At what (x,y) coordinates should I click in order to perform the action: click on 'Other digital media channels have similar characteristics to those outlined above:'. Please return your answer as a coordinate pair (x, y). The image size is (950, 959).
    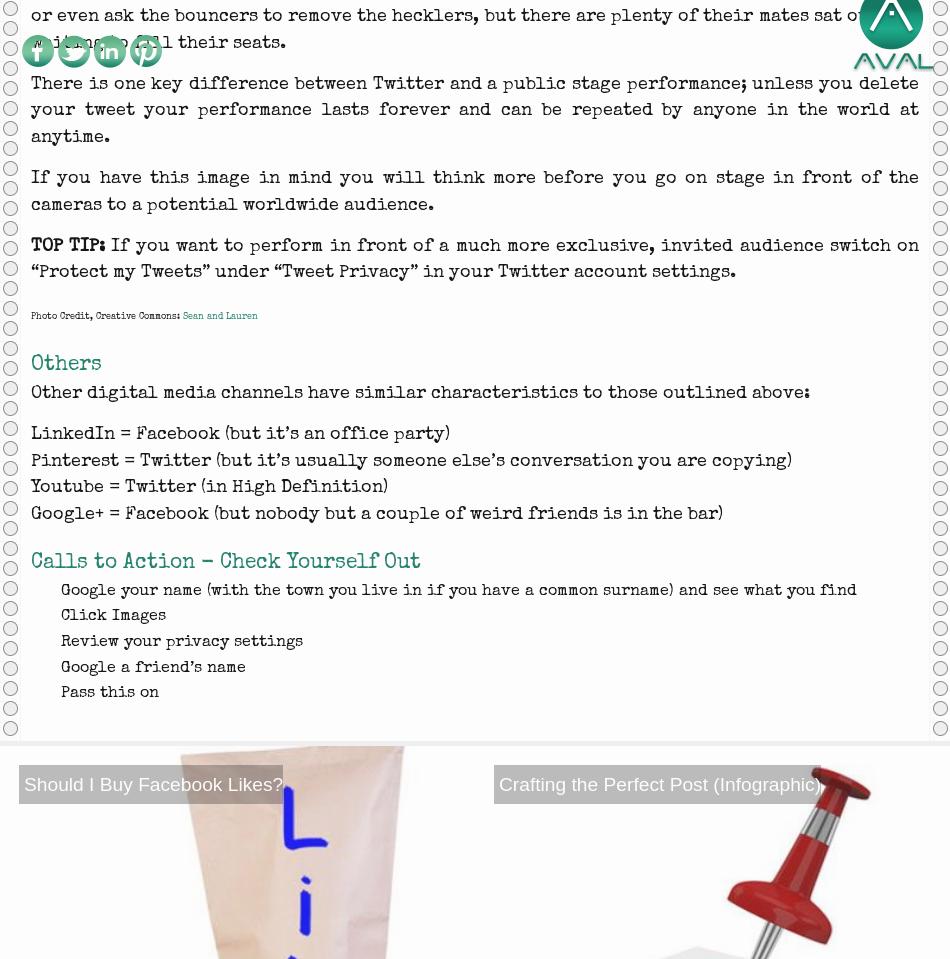
    Looking at the image, I should click on (419, 392).